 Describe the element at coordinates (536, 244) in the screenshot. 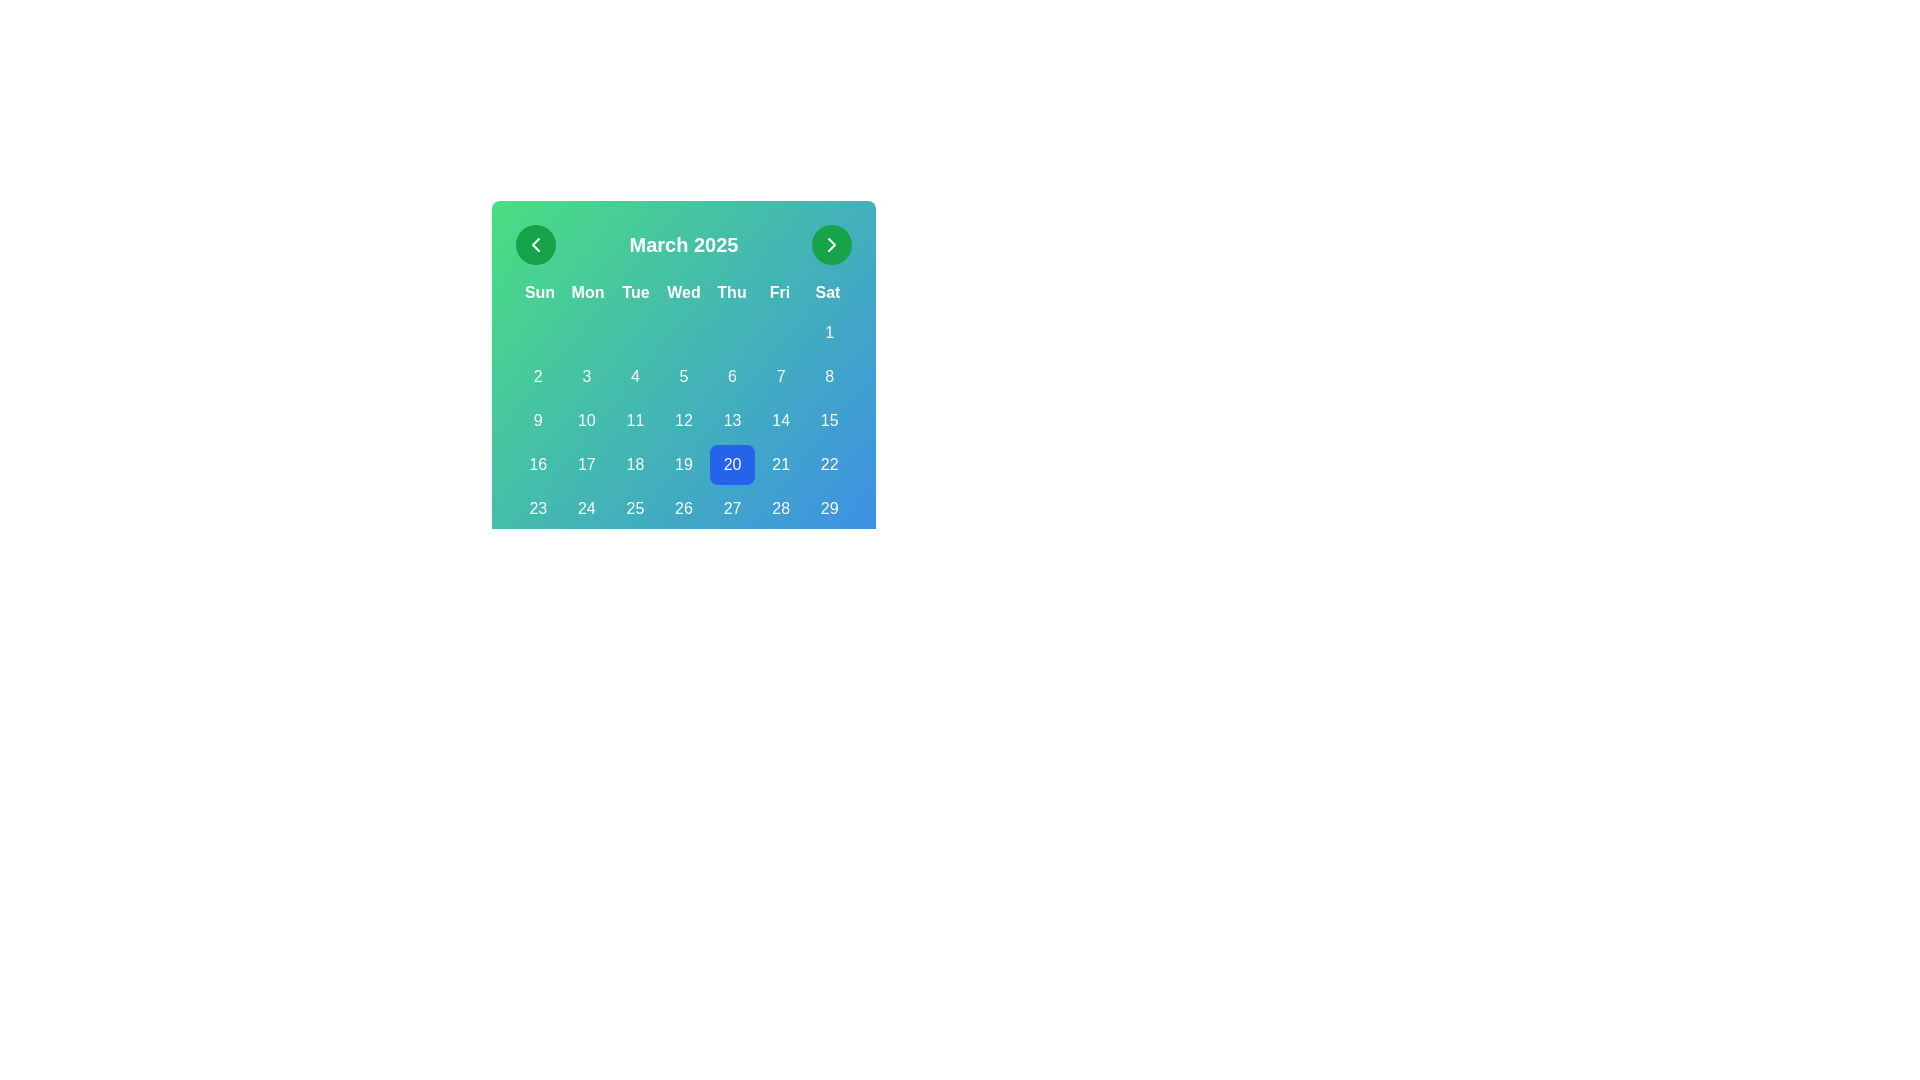

I see `the circular button with a green background located on the left-hand side of the calendar header bar` at that location.